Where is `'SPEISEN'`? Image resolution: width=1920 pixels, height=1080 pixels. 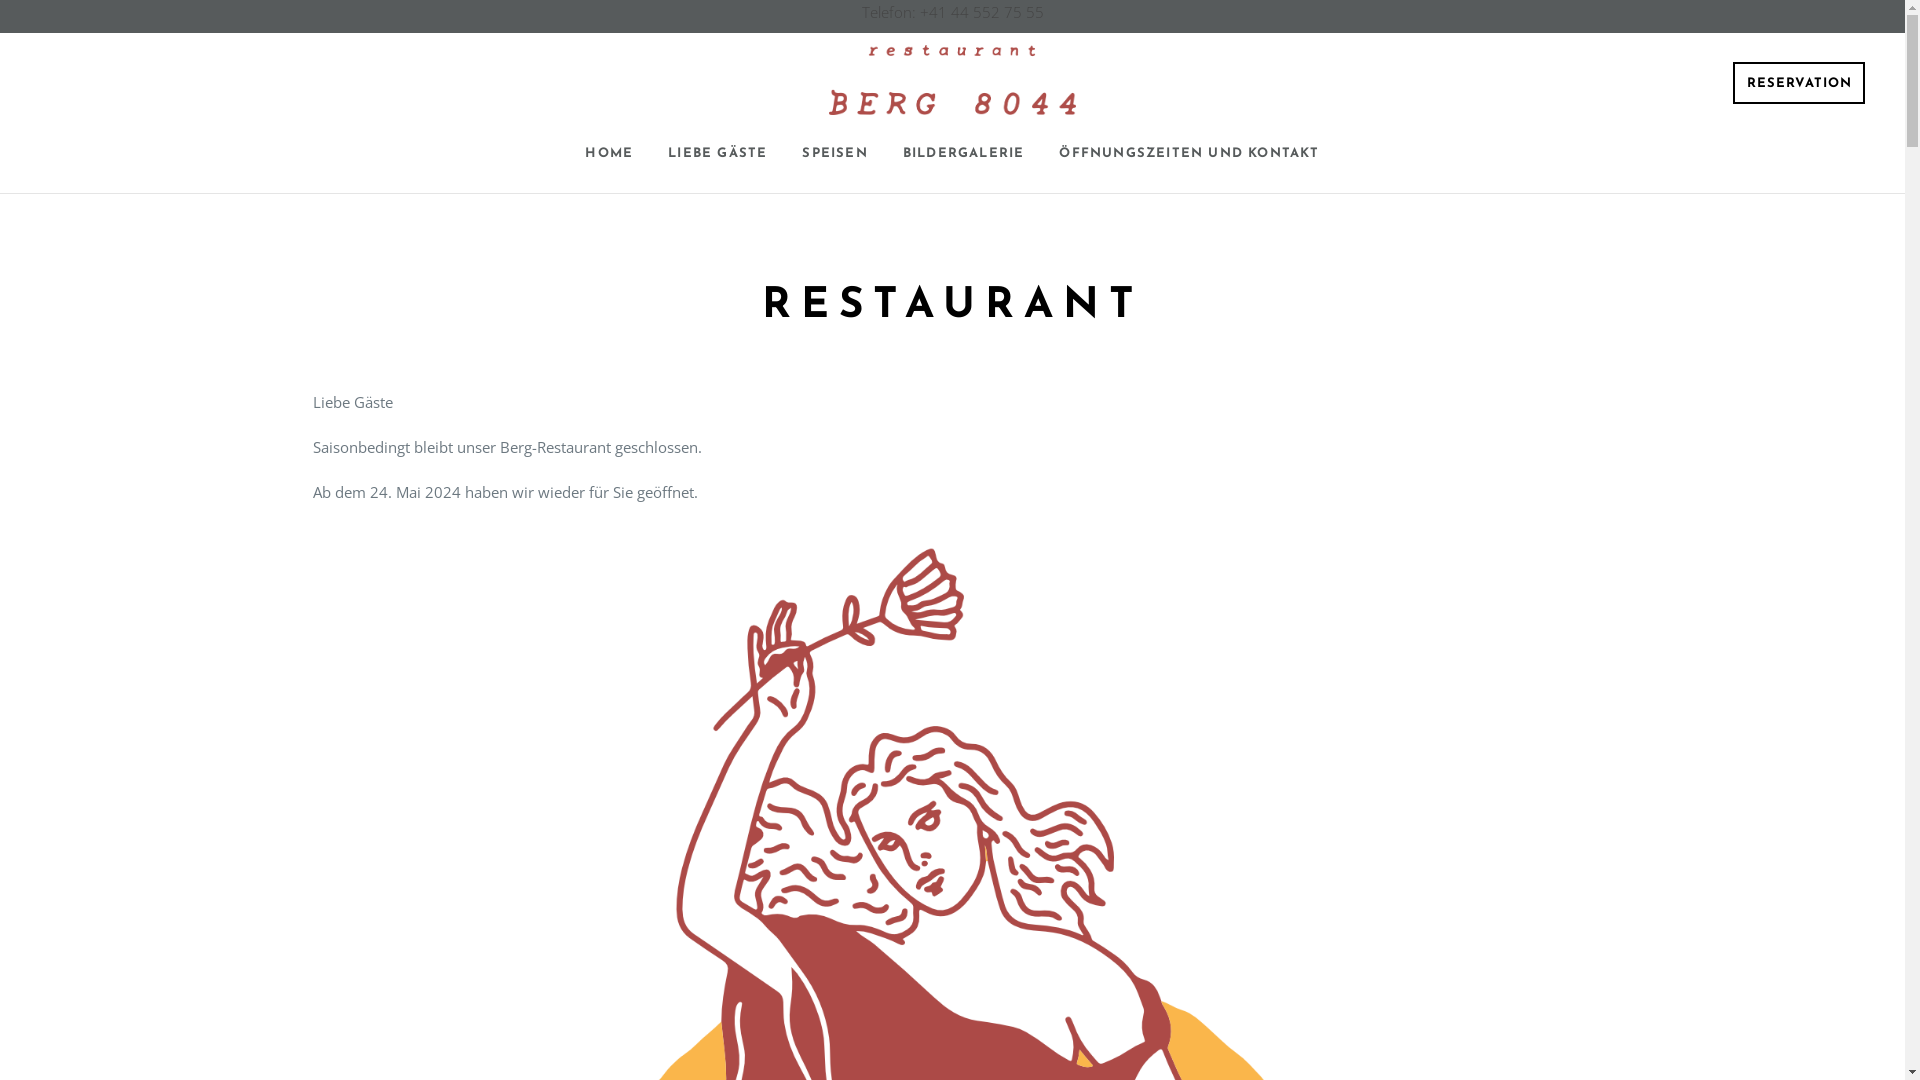 'SPEISEN' is located at coordinates (834, 153).